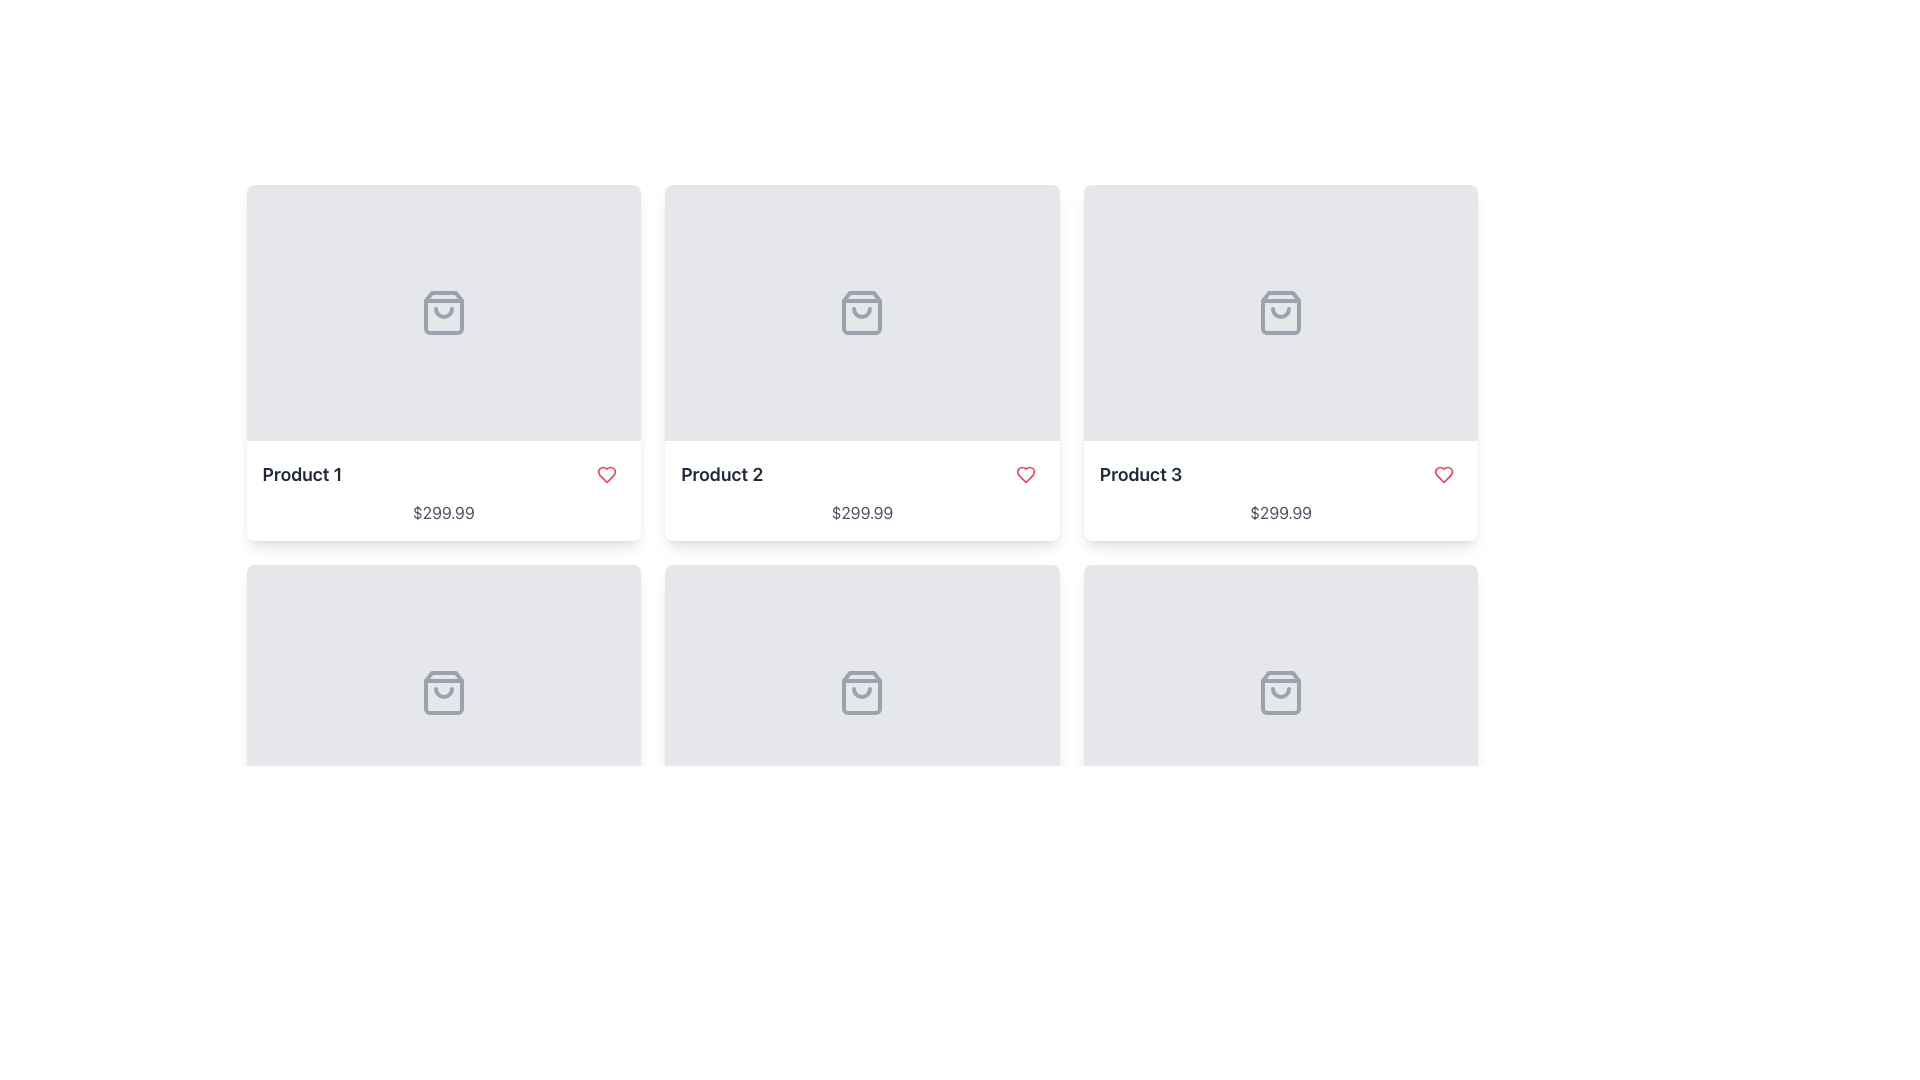 The width and height of the screenshot is (1920, 1080). Describe the element at coordinates (1025, 474) in the screenshot. I see `the heart-shaped rose-colored icon button located at the bottom-right corner of the 'Product 2' card` at that location.